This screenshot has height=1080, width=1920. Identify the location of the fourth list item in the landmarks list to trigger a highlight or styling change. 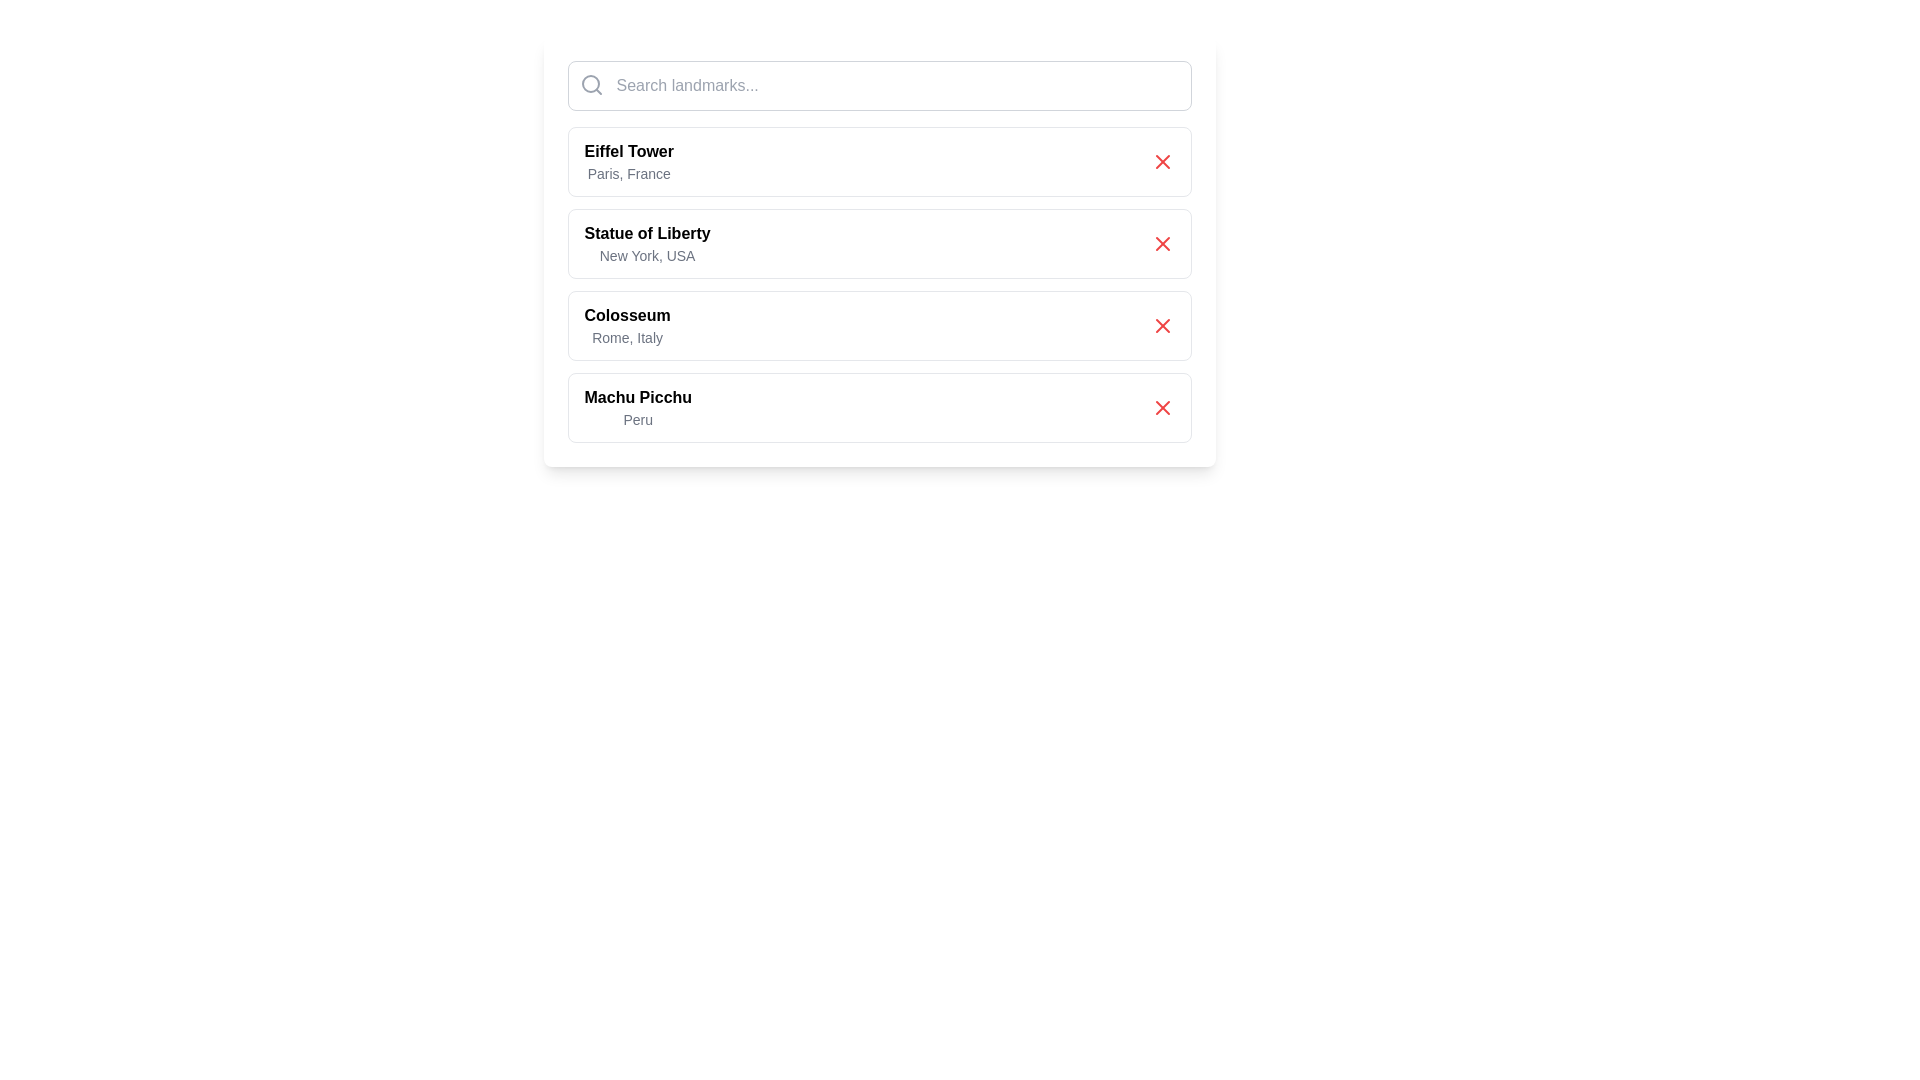
(879, 407).